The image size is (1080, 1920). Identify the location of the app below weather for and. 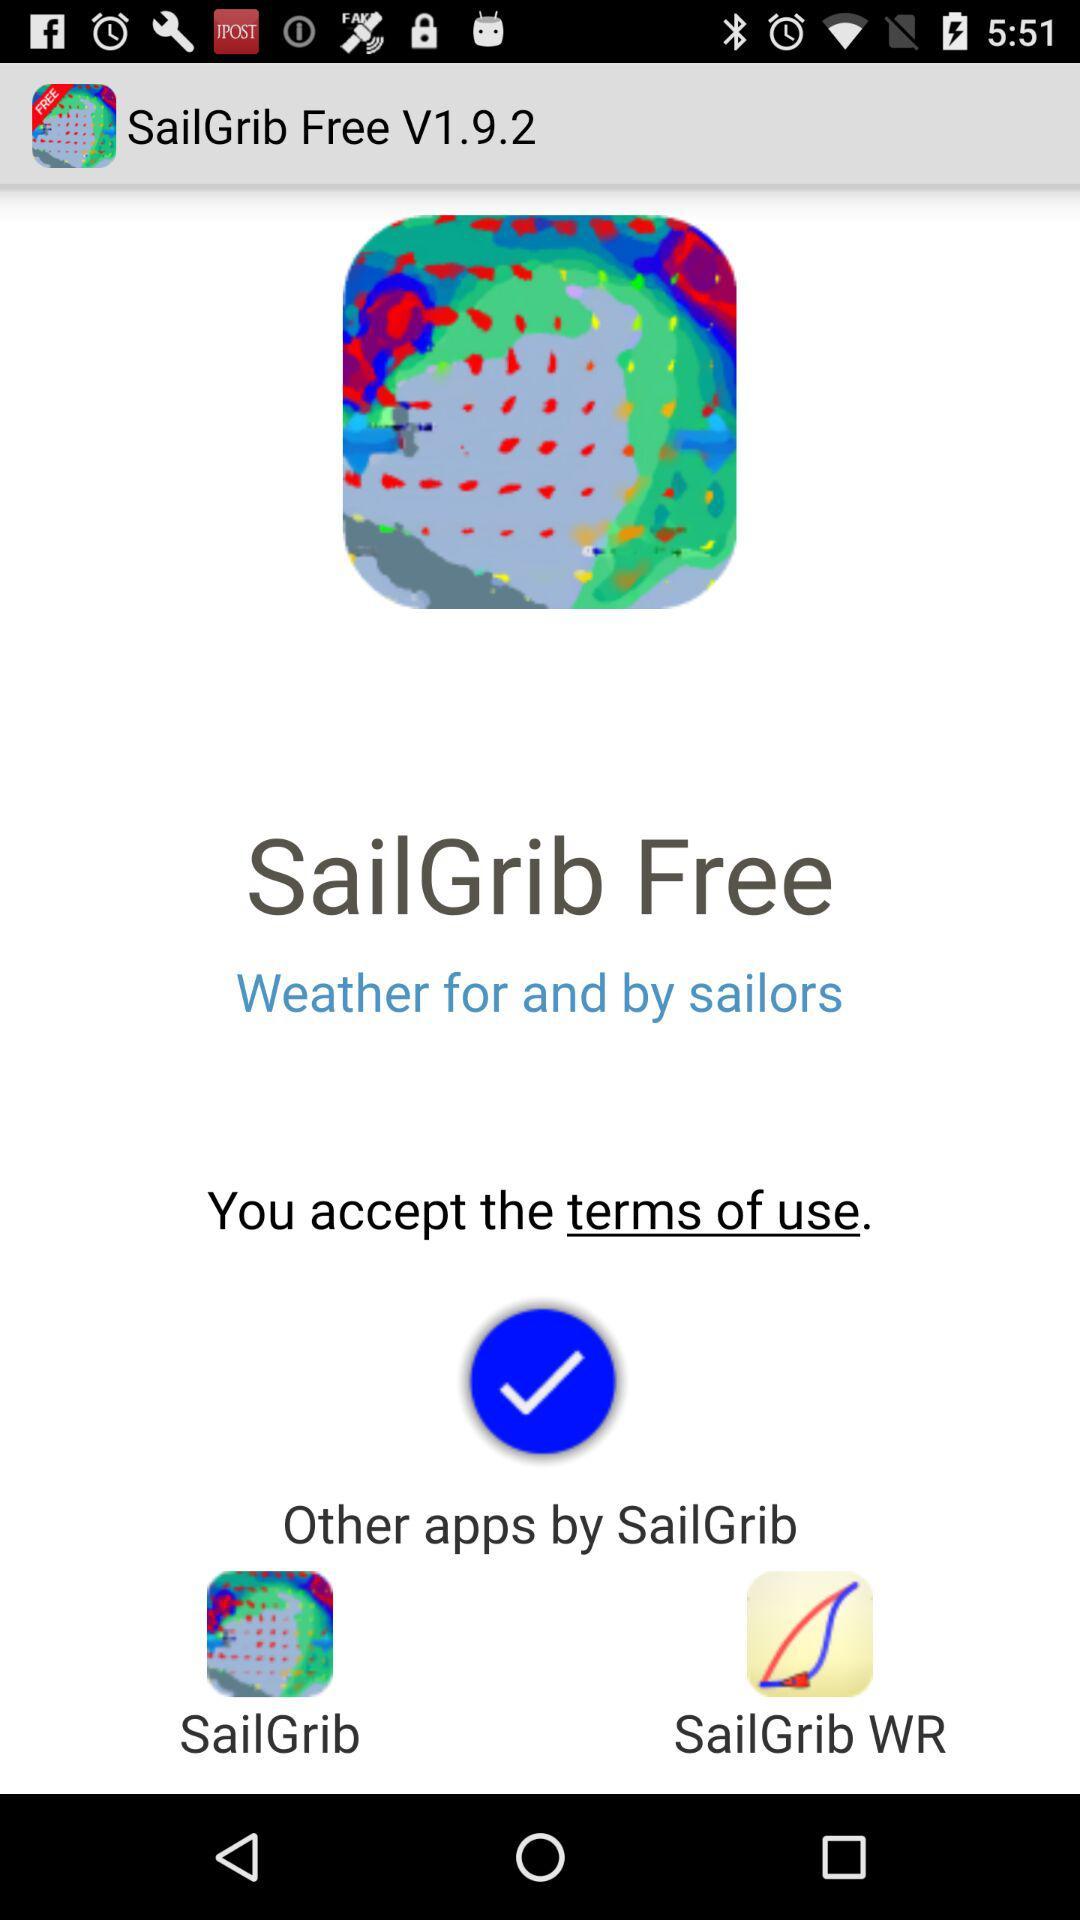
(540, 1208).